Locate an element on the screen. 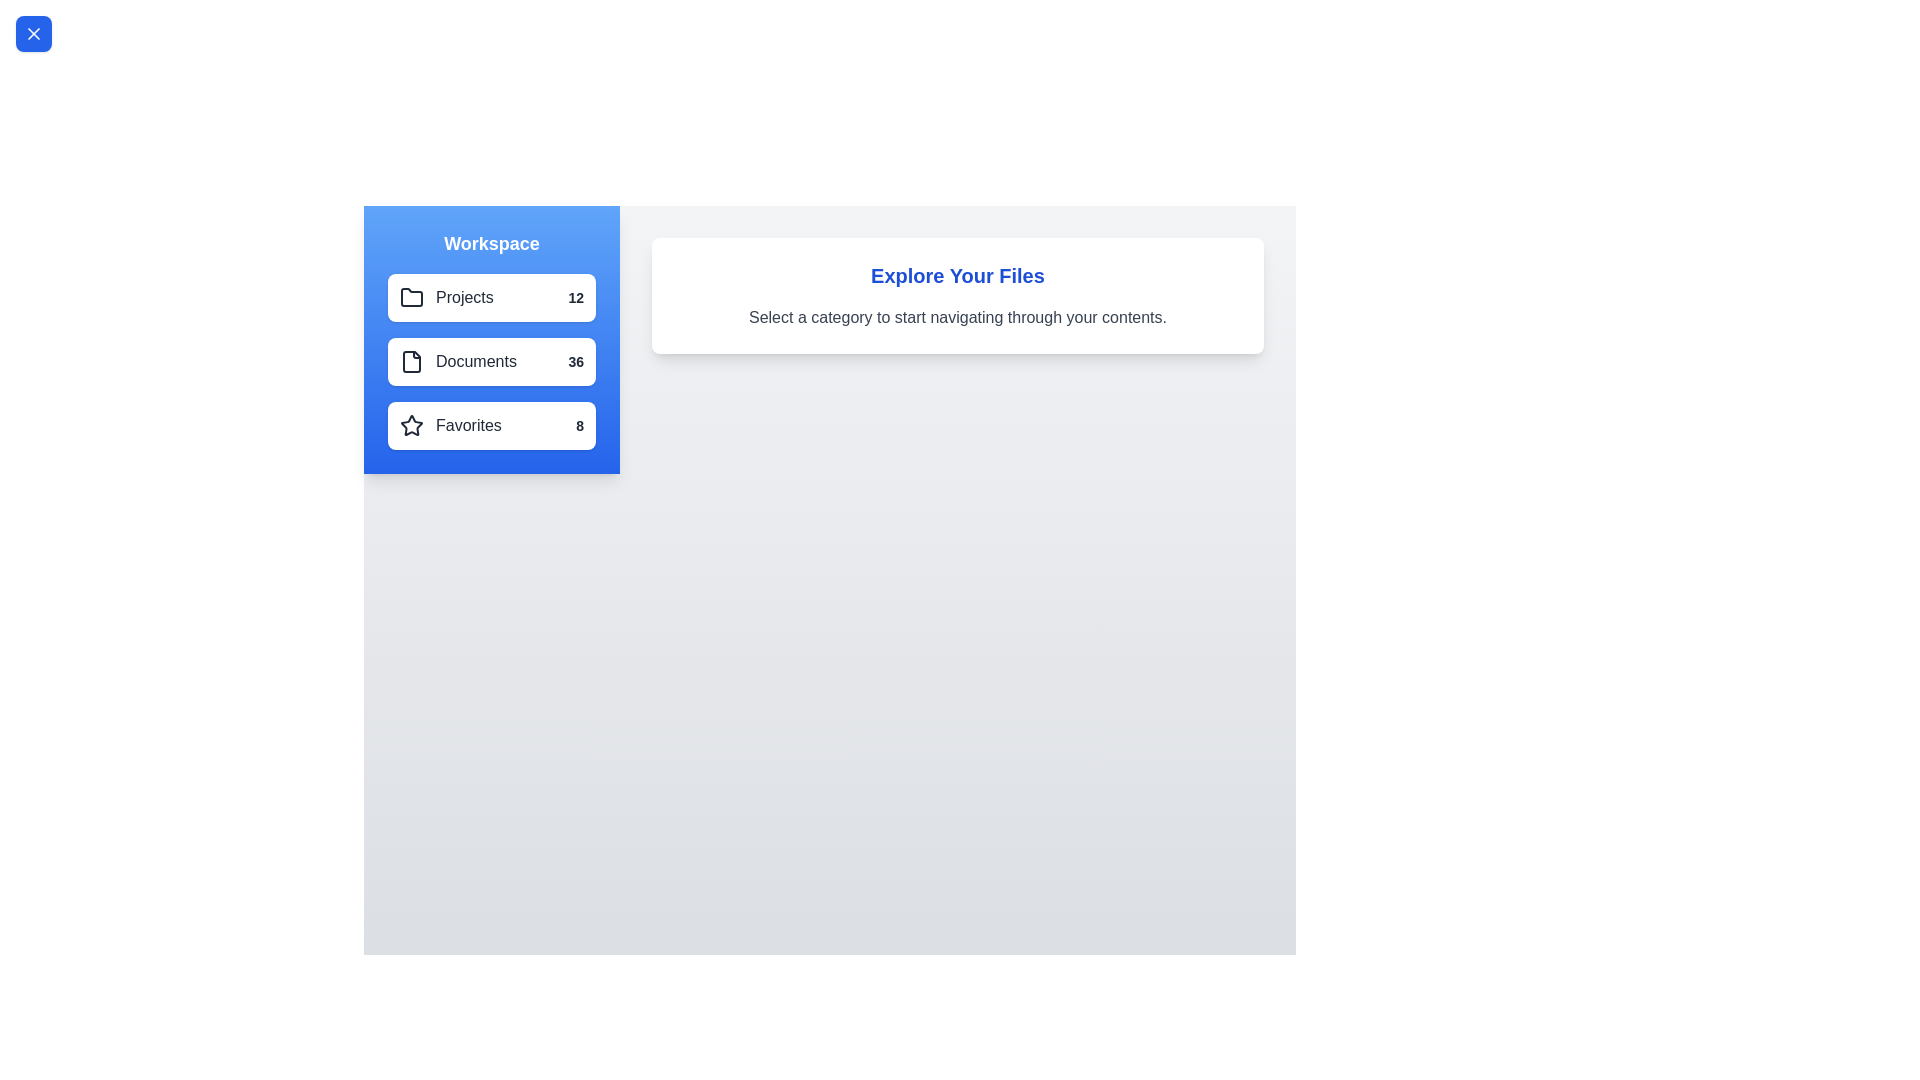 This screenshot has width=1920, height=1080. the category Projects from the list is located at coordinates (491, 297).